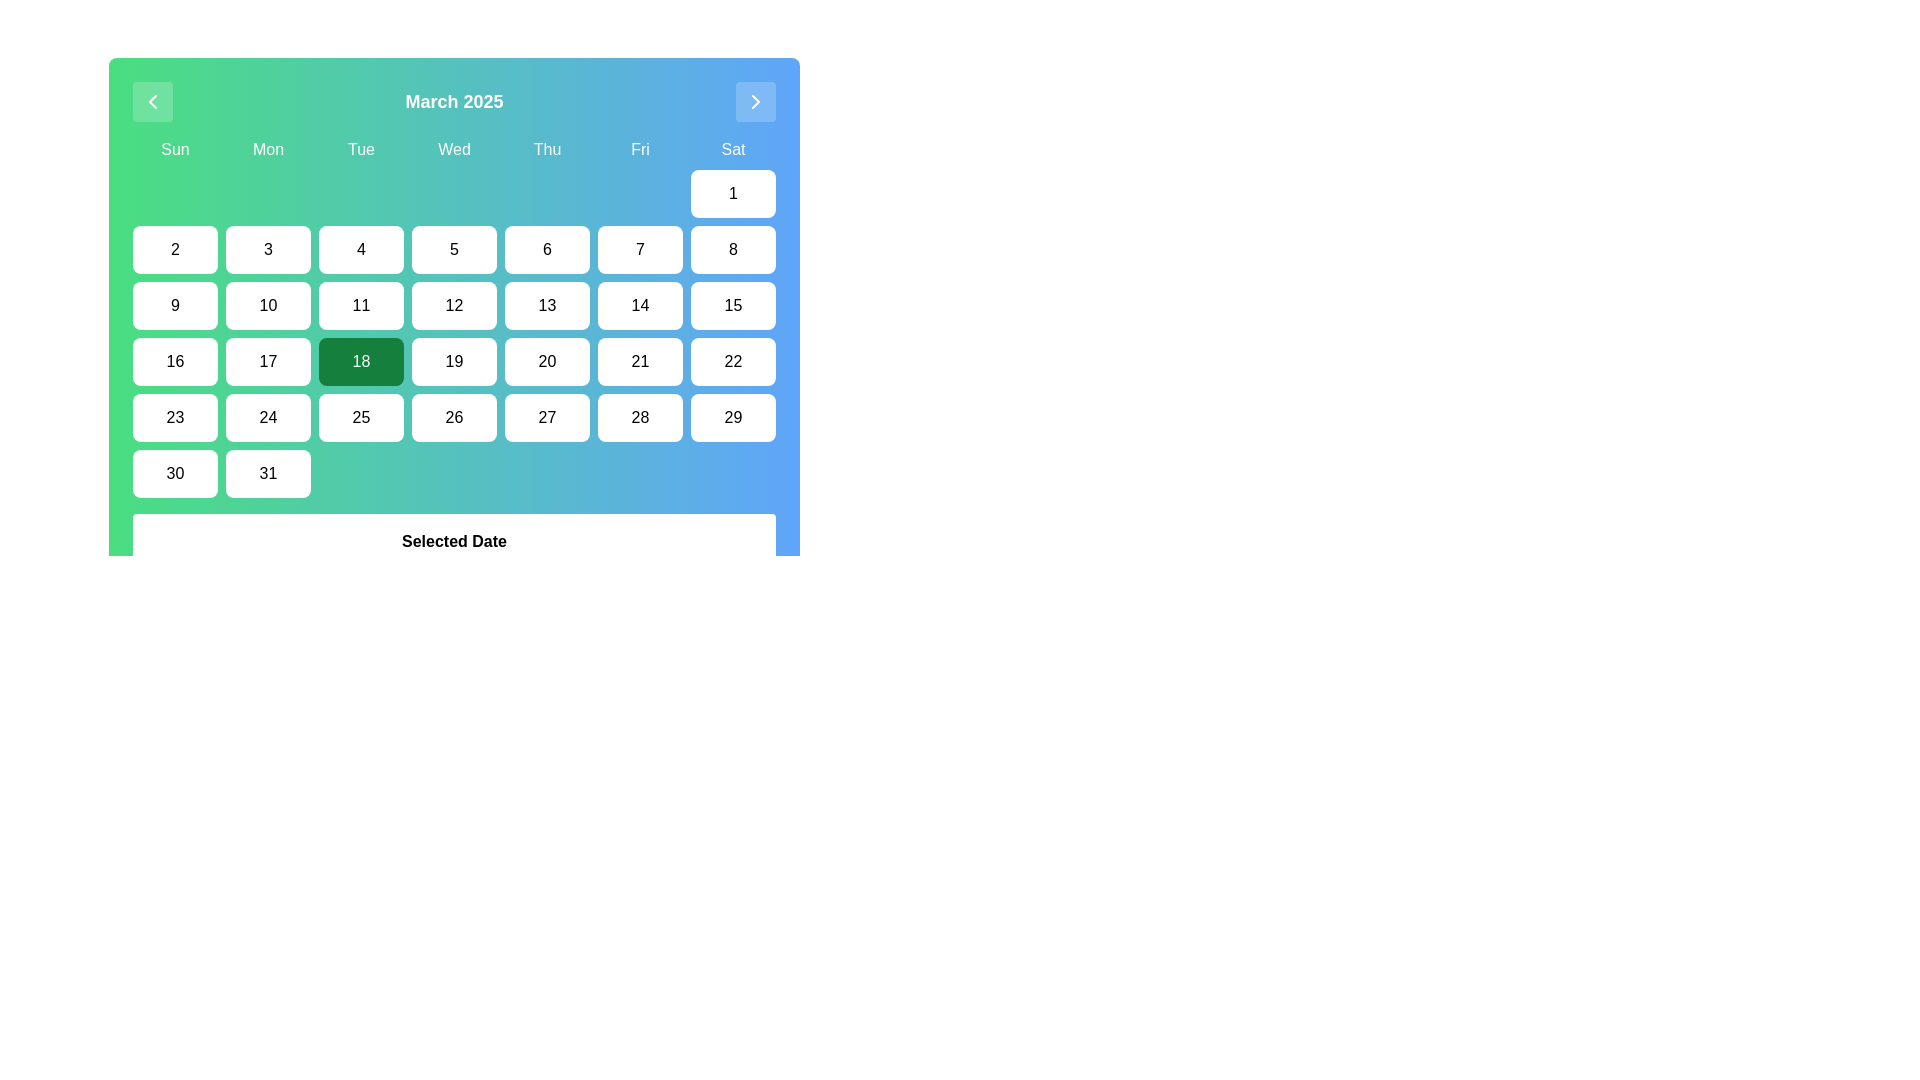 The height and width of the screenshot is (1080, 1920). Describe the element at coordinates (453, 416) in the screenshot. I see `the calendar date button representing the date 26, located in the fourth row and fifth column of the calendar grid` at that location.